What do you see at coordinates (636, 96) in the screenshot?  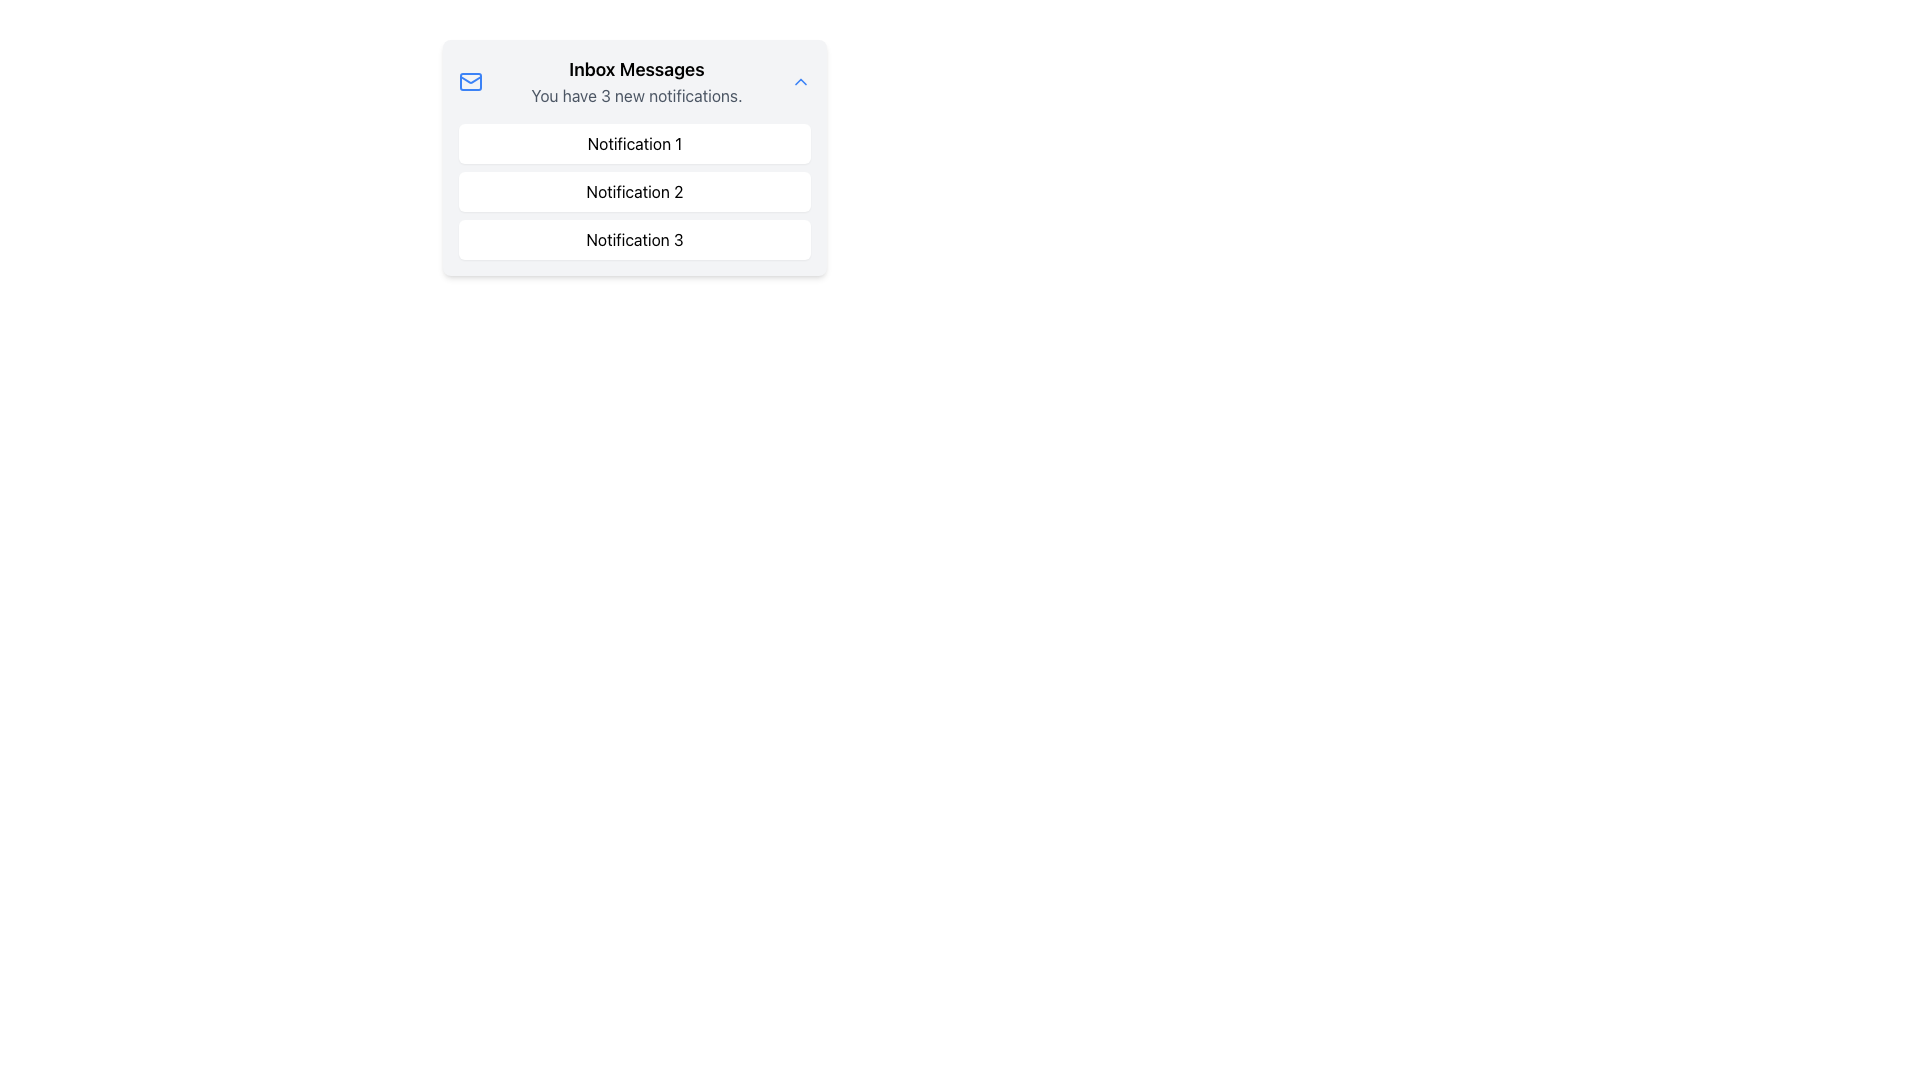 I see `static text element that displays 'You have 3 new notifications.' located directly below the header 'Inbox Messages.'` at bounding box center [636, 96].